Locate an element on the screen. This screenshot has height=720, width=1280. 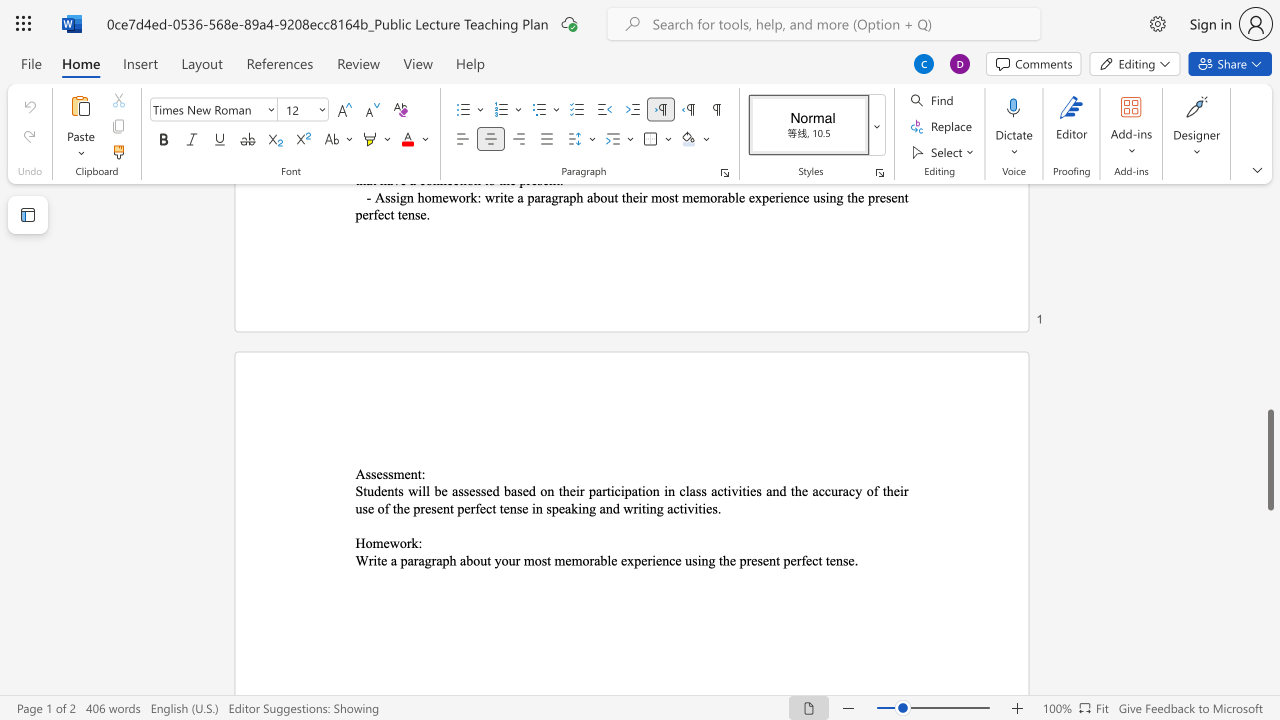
the scrollbar to move the view up is located at coordinates (1269, 338).